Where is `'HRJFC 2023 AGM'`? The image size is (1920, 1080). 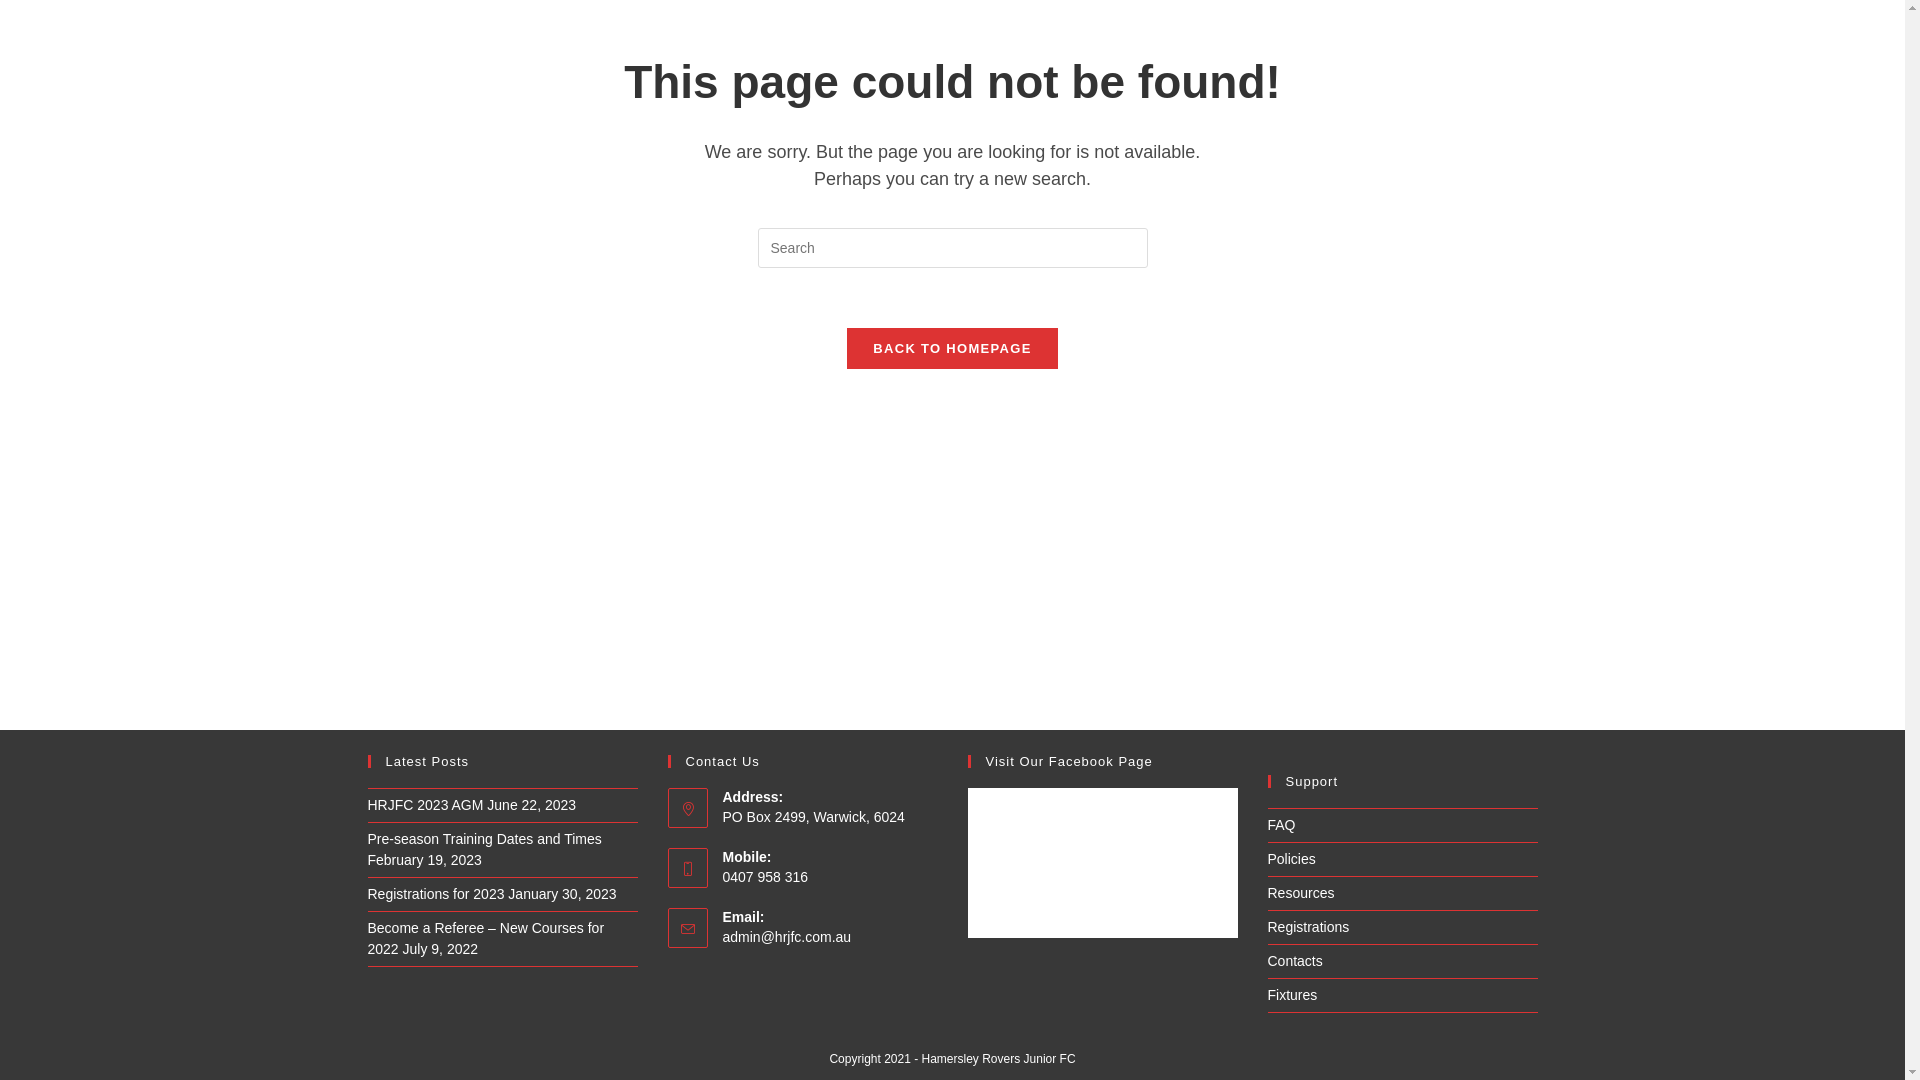 'HRJFC 2023 AGM' is located at coordinates (425, 804).